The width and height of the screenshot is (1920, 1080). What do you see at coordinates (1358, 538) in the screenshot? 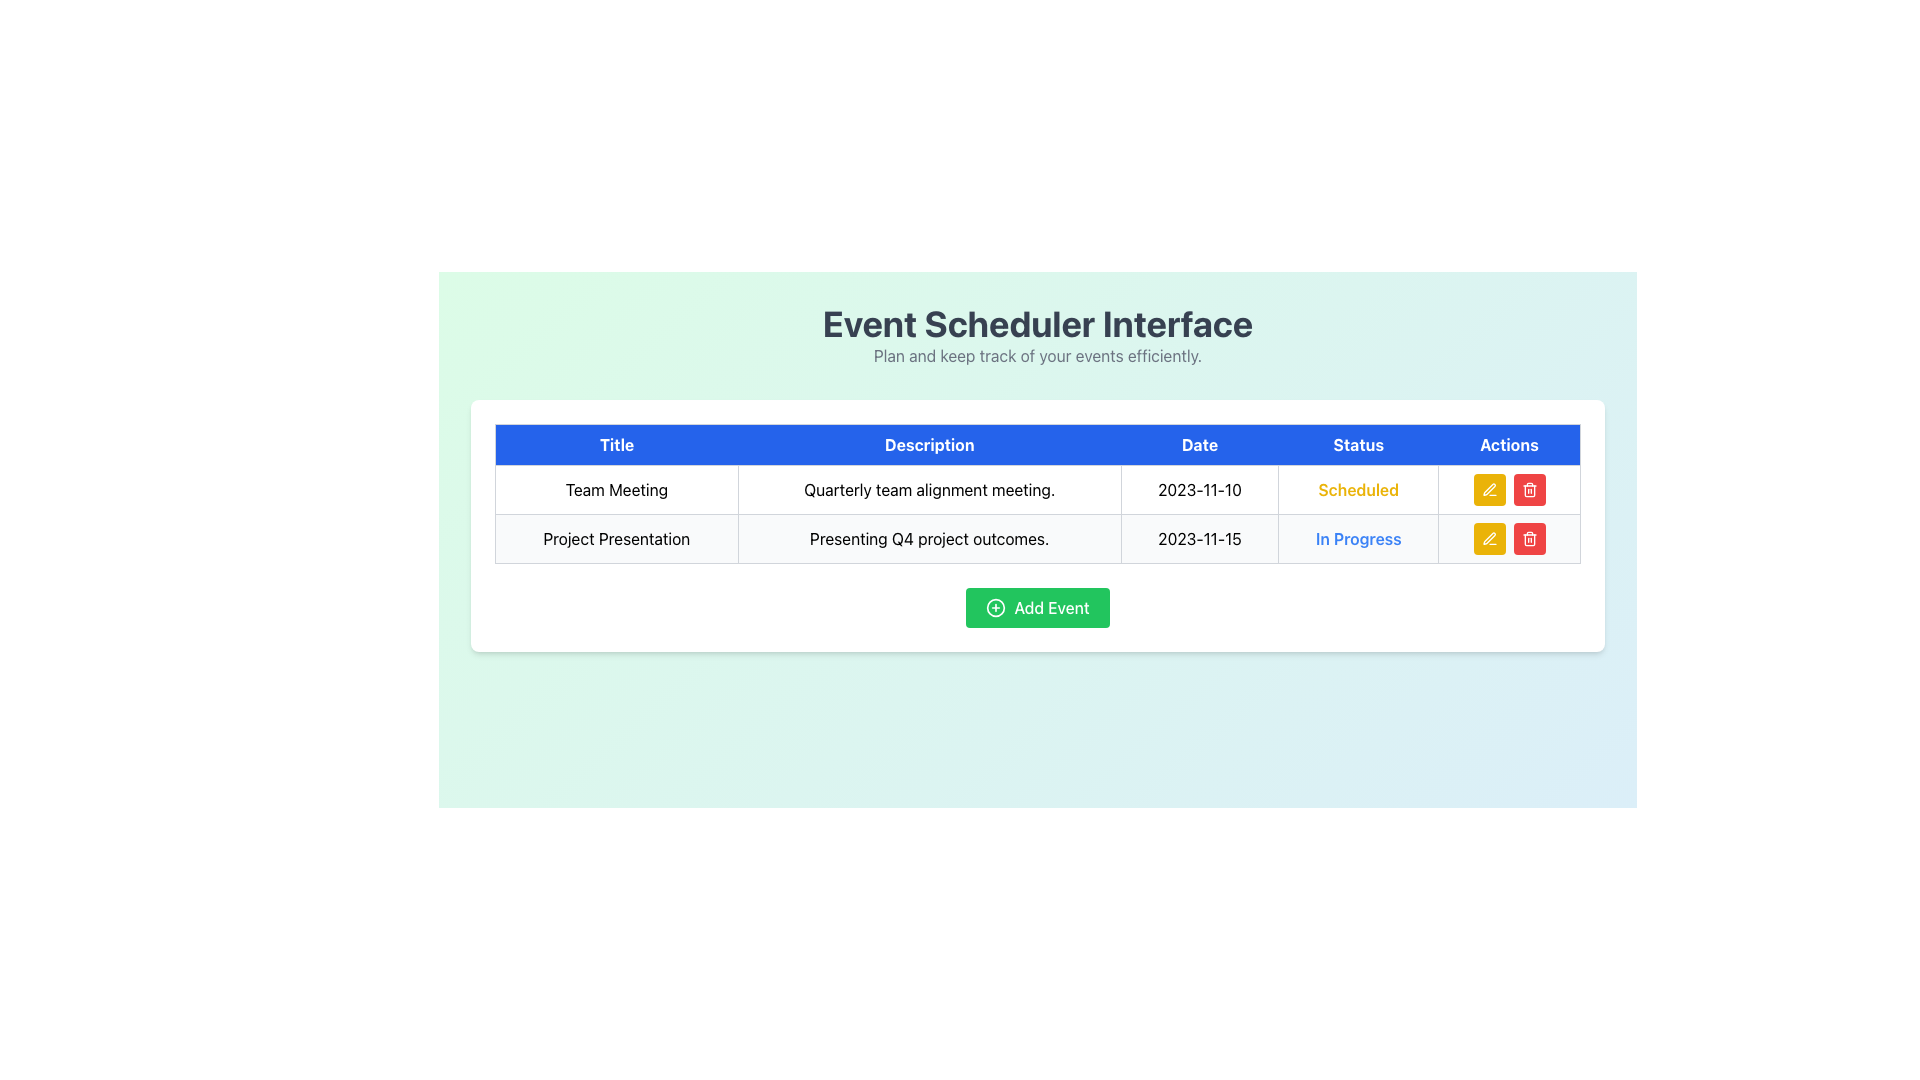
I see `the 'In Progress' text label, which is a rectangular box in the 'Status' column of the second row in the table, indicating project status` at bounding box center [1358, 538].